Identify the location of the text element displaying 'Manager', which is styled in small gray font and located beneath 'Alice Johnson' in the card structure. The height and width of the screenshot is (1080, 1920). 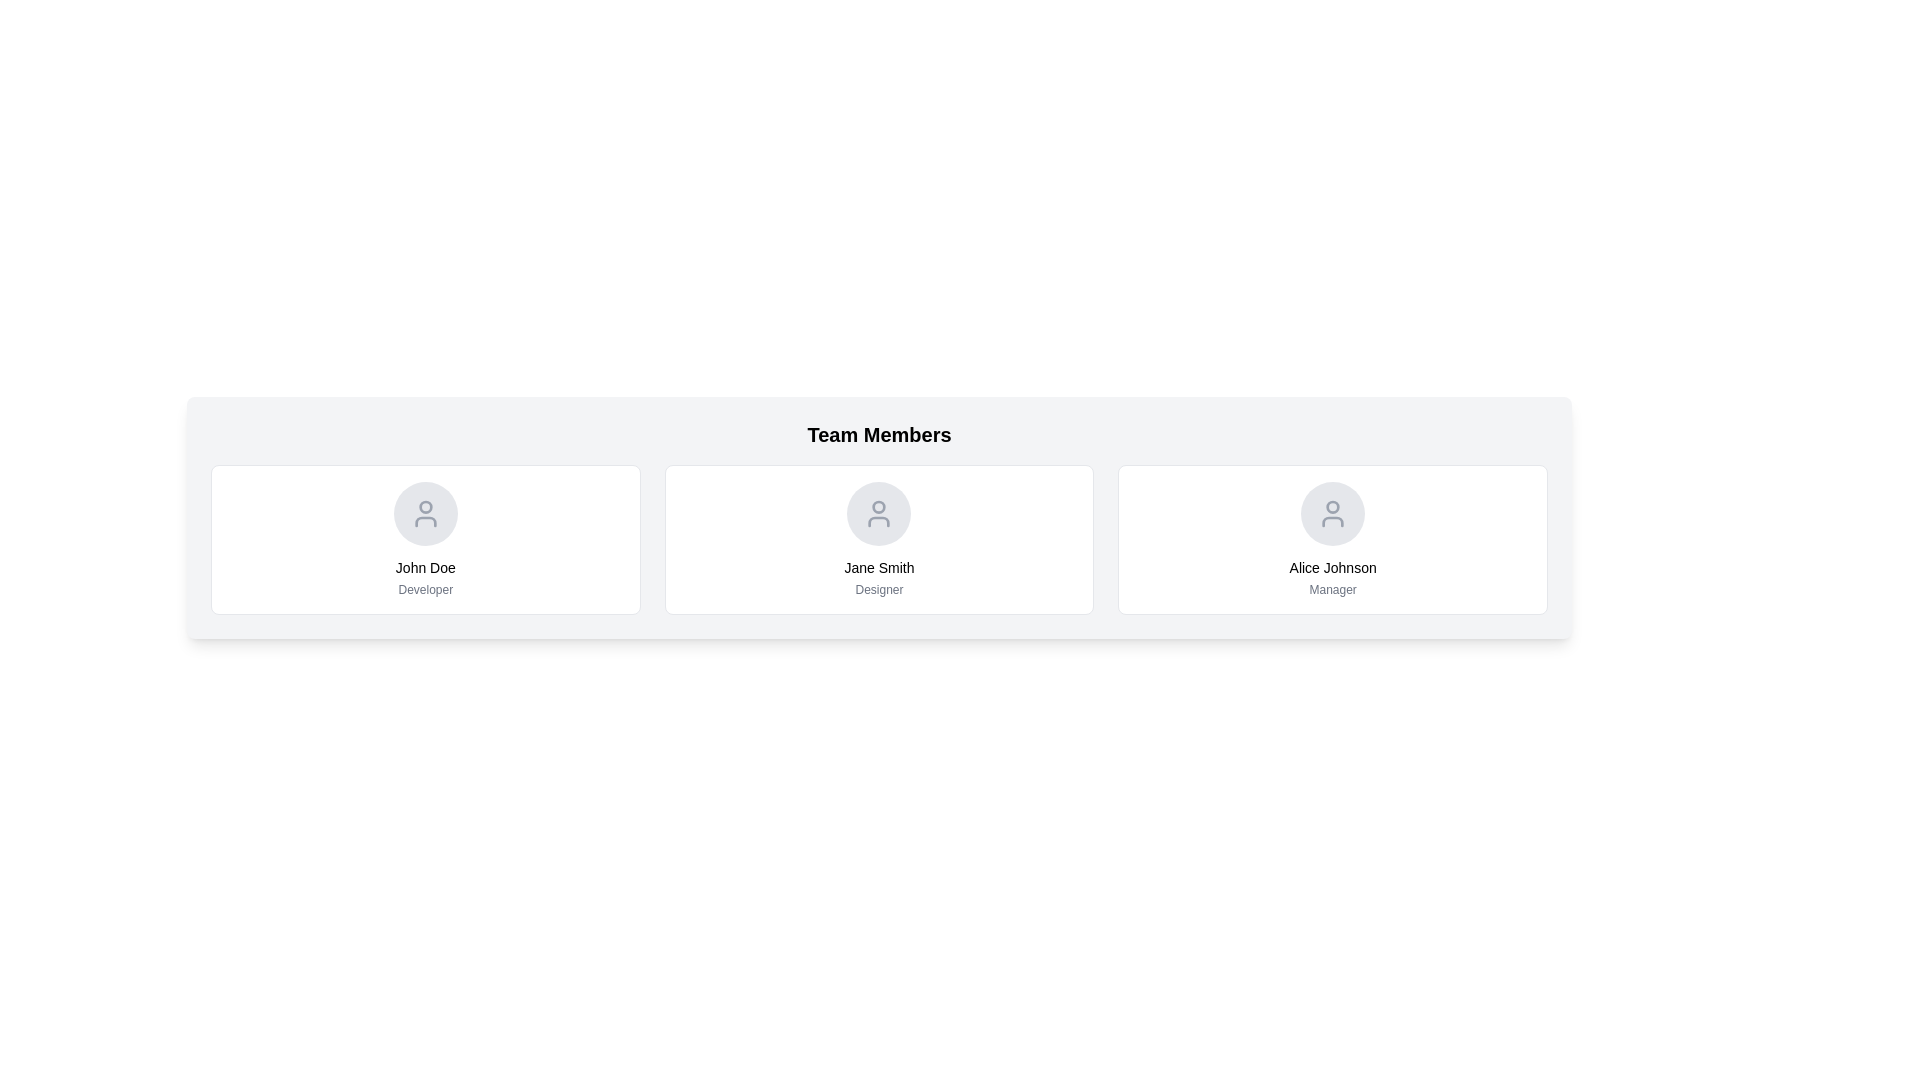
(1333, 589).